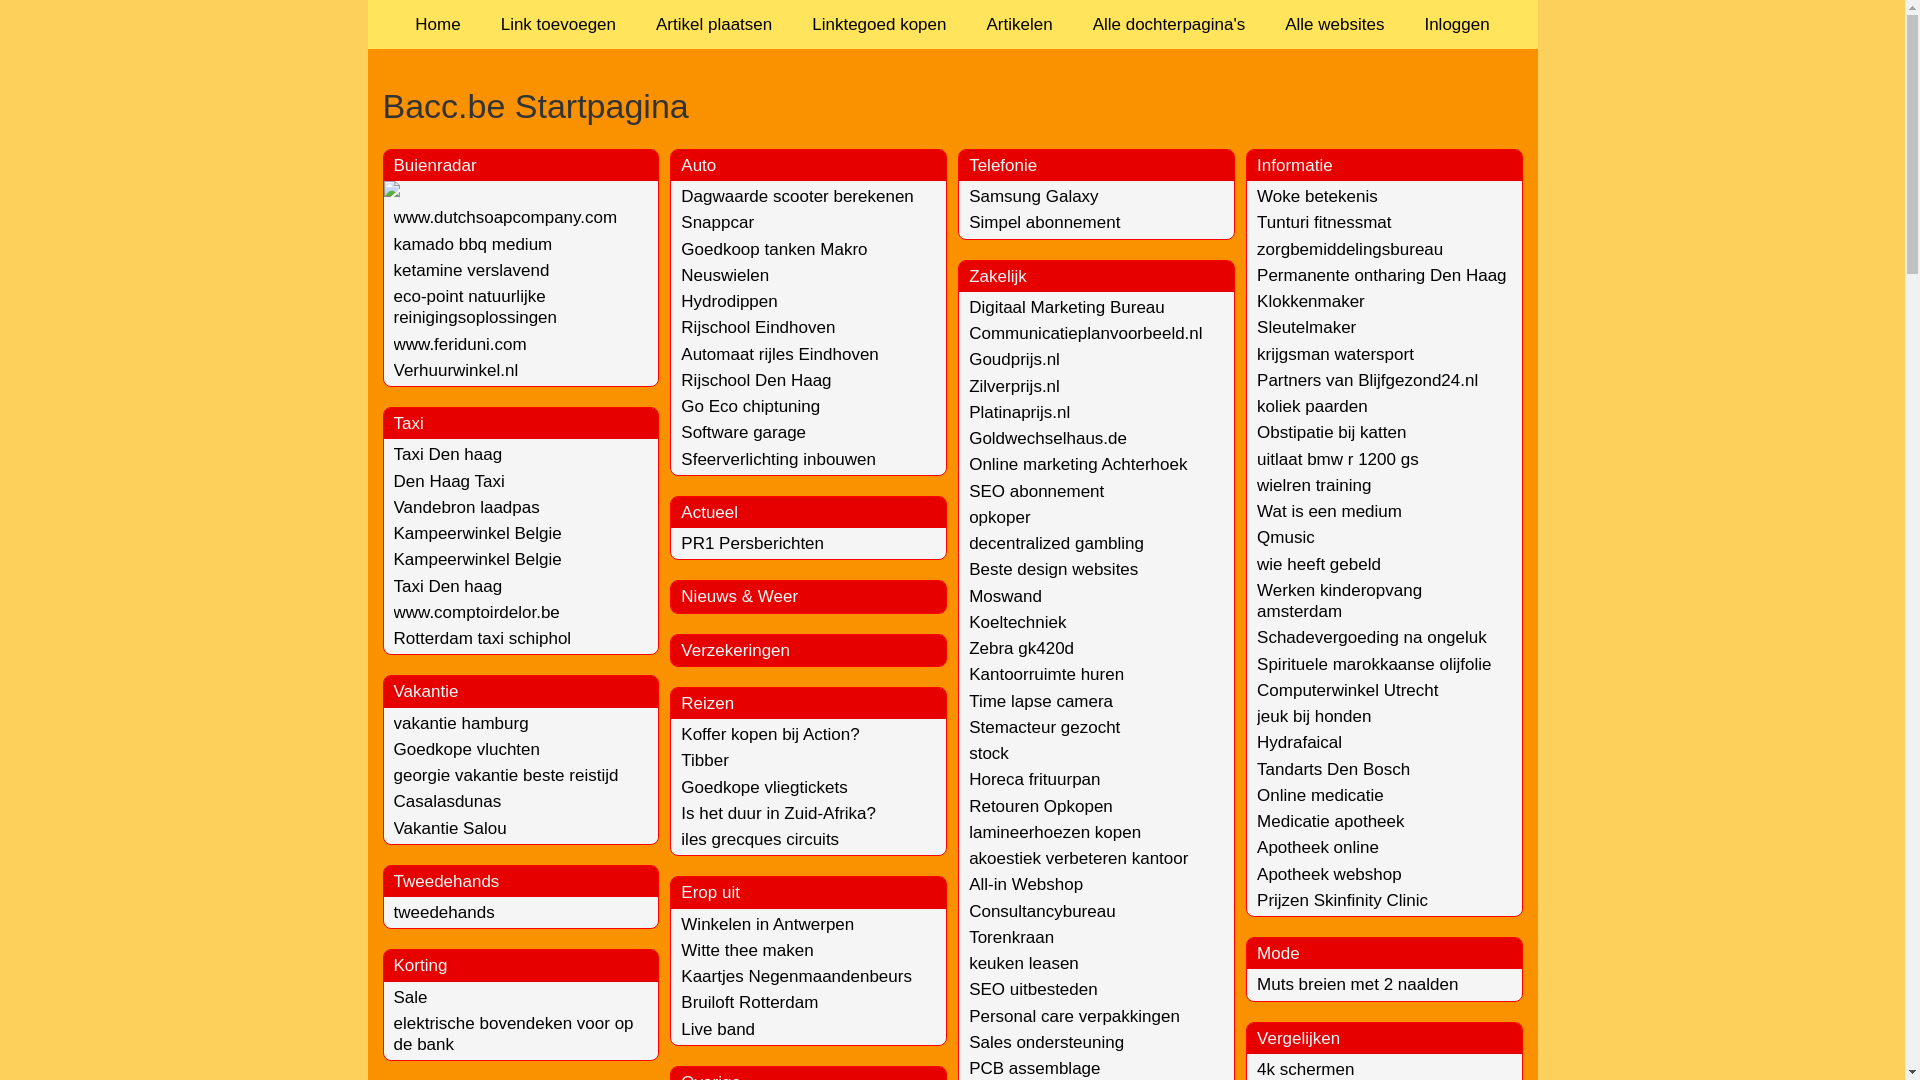  What do you see at coordinates (742, 431) in the screenshot?
I see `'Software garage'` at bounding box center [742, 431].